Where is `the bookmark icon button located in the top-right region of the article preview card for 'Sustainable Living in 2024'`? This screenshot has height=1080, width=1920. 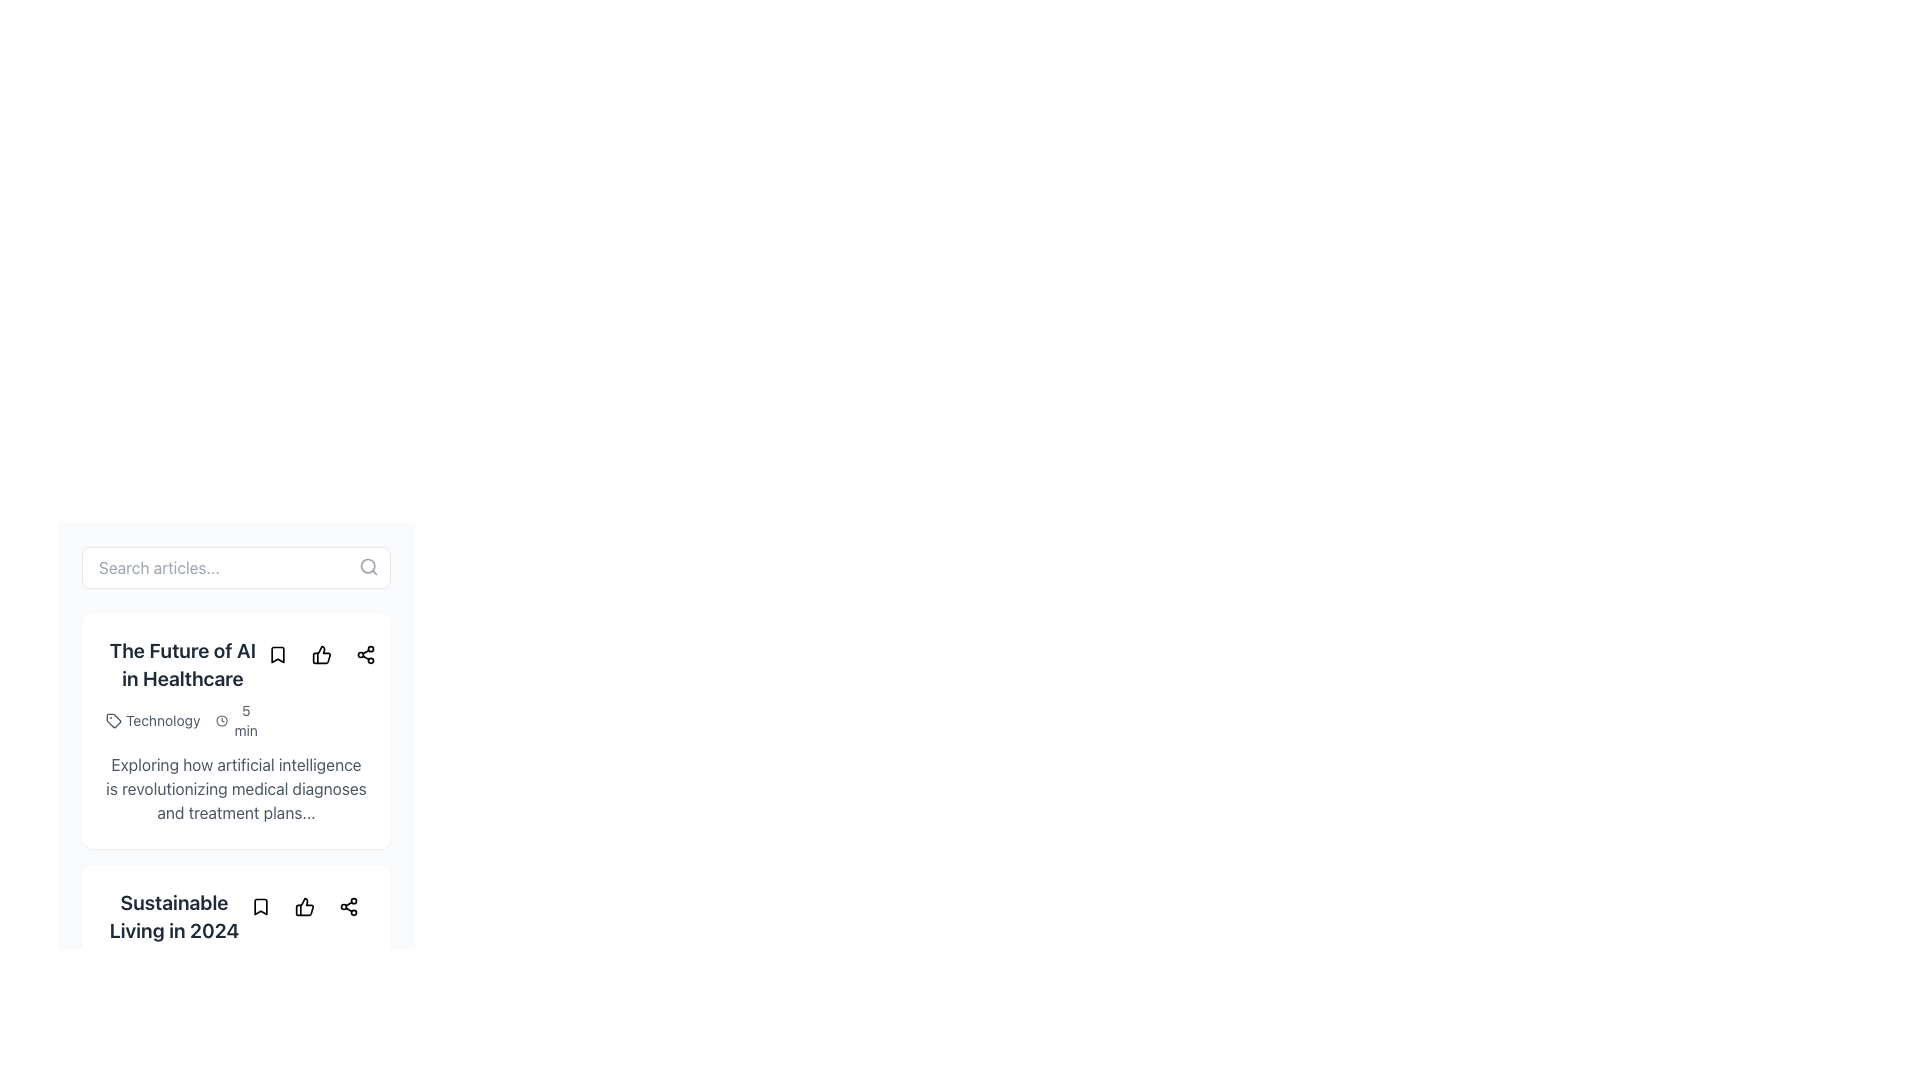
the bookmark icon button located in the top-right region of the article preview card for 'Sustainable Living in 2024' is located at coordinates (259, 906).